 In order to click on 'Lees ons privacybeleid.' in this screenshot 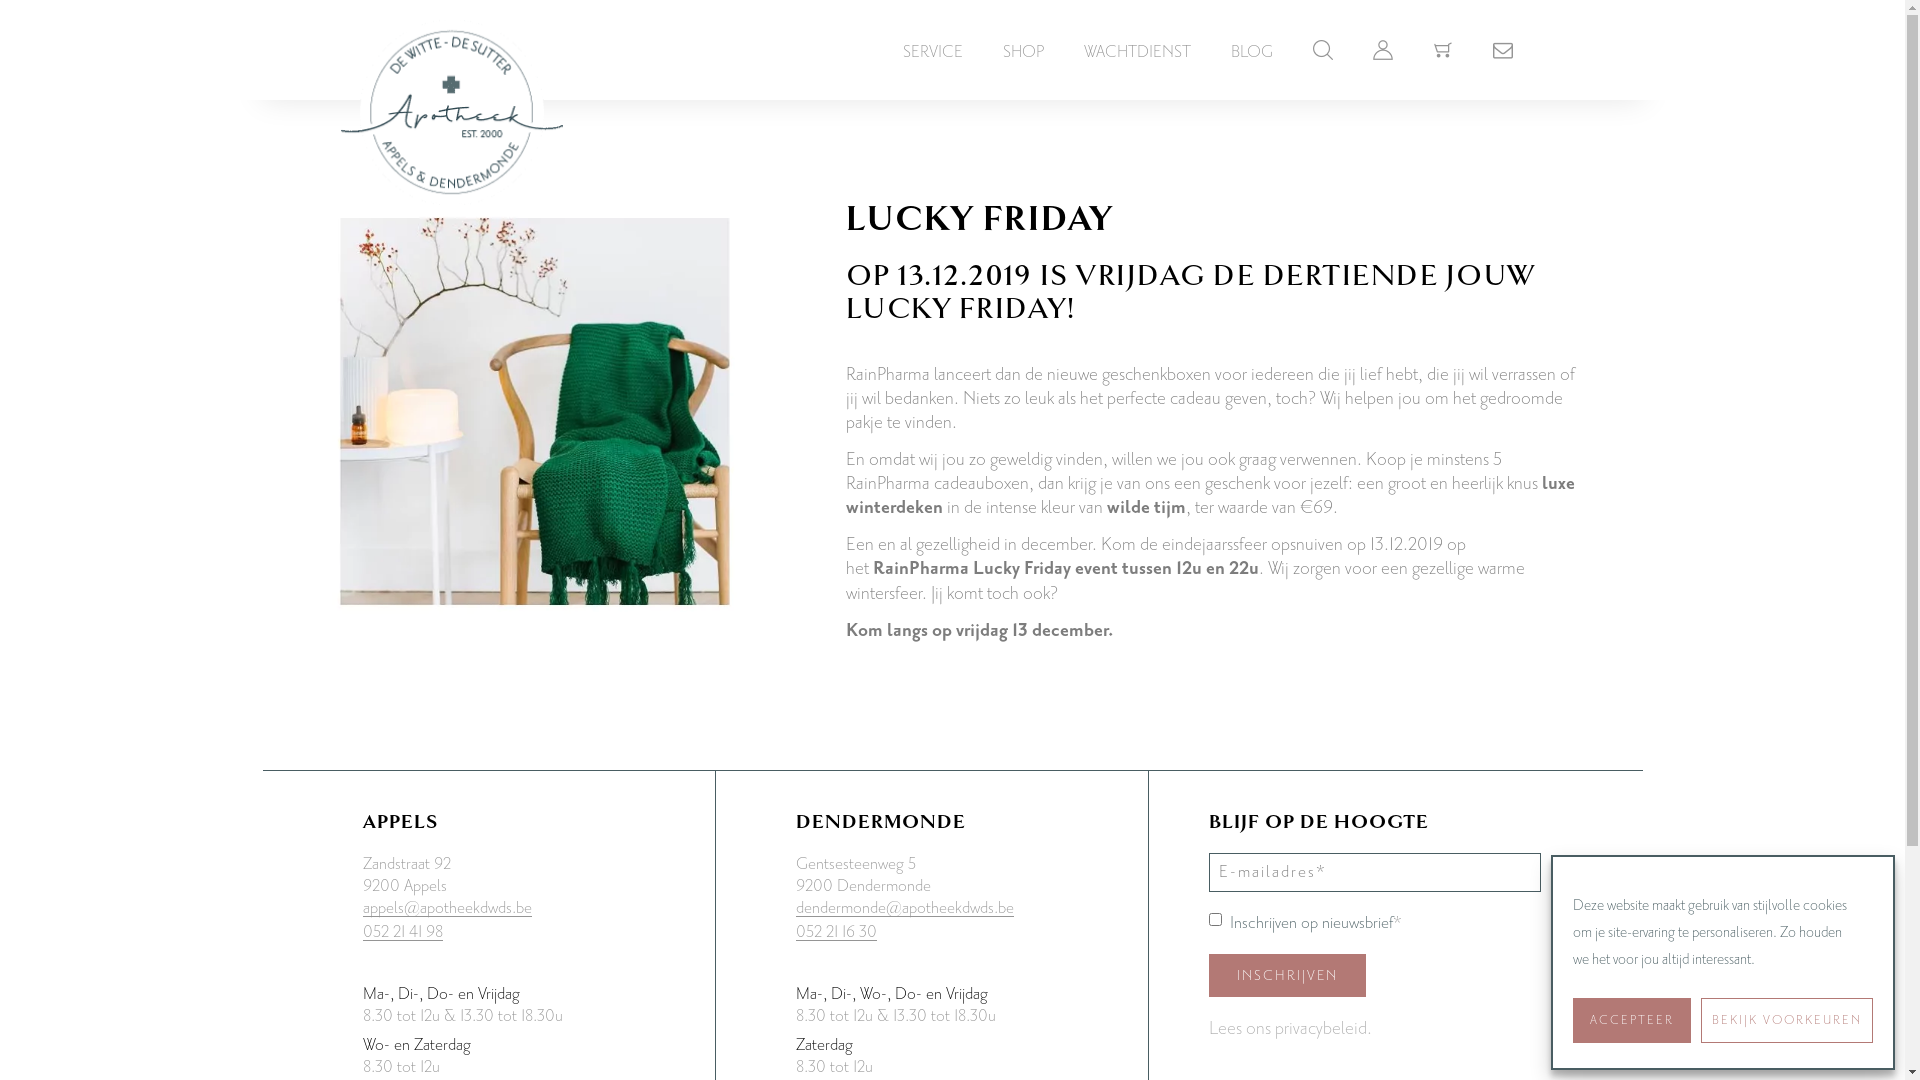, I will do `click(1290, 1029)`.